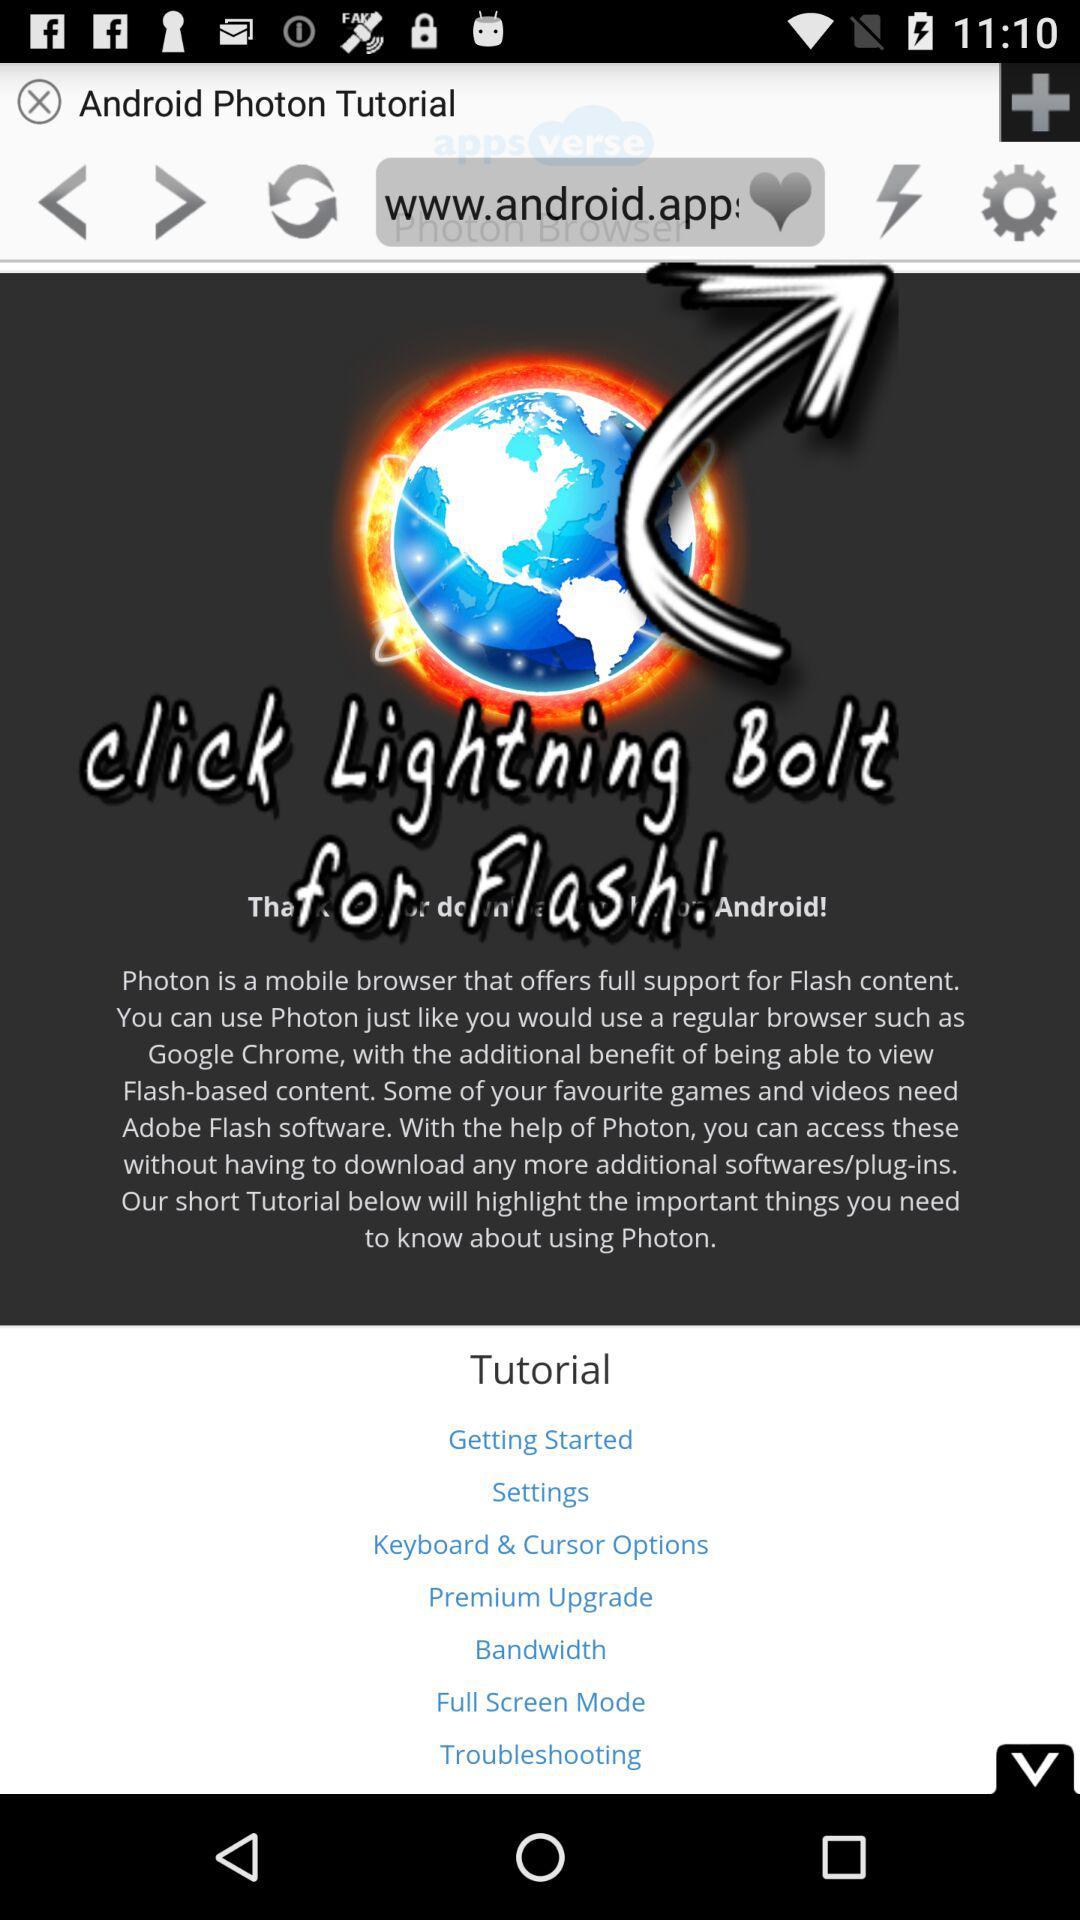 The image size is (1080, 1920). What do you see at coordinates (897, 216) in the screenshot?
I see `the flash icon` at bounding box center [897, 216].